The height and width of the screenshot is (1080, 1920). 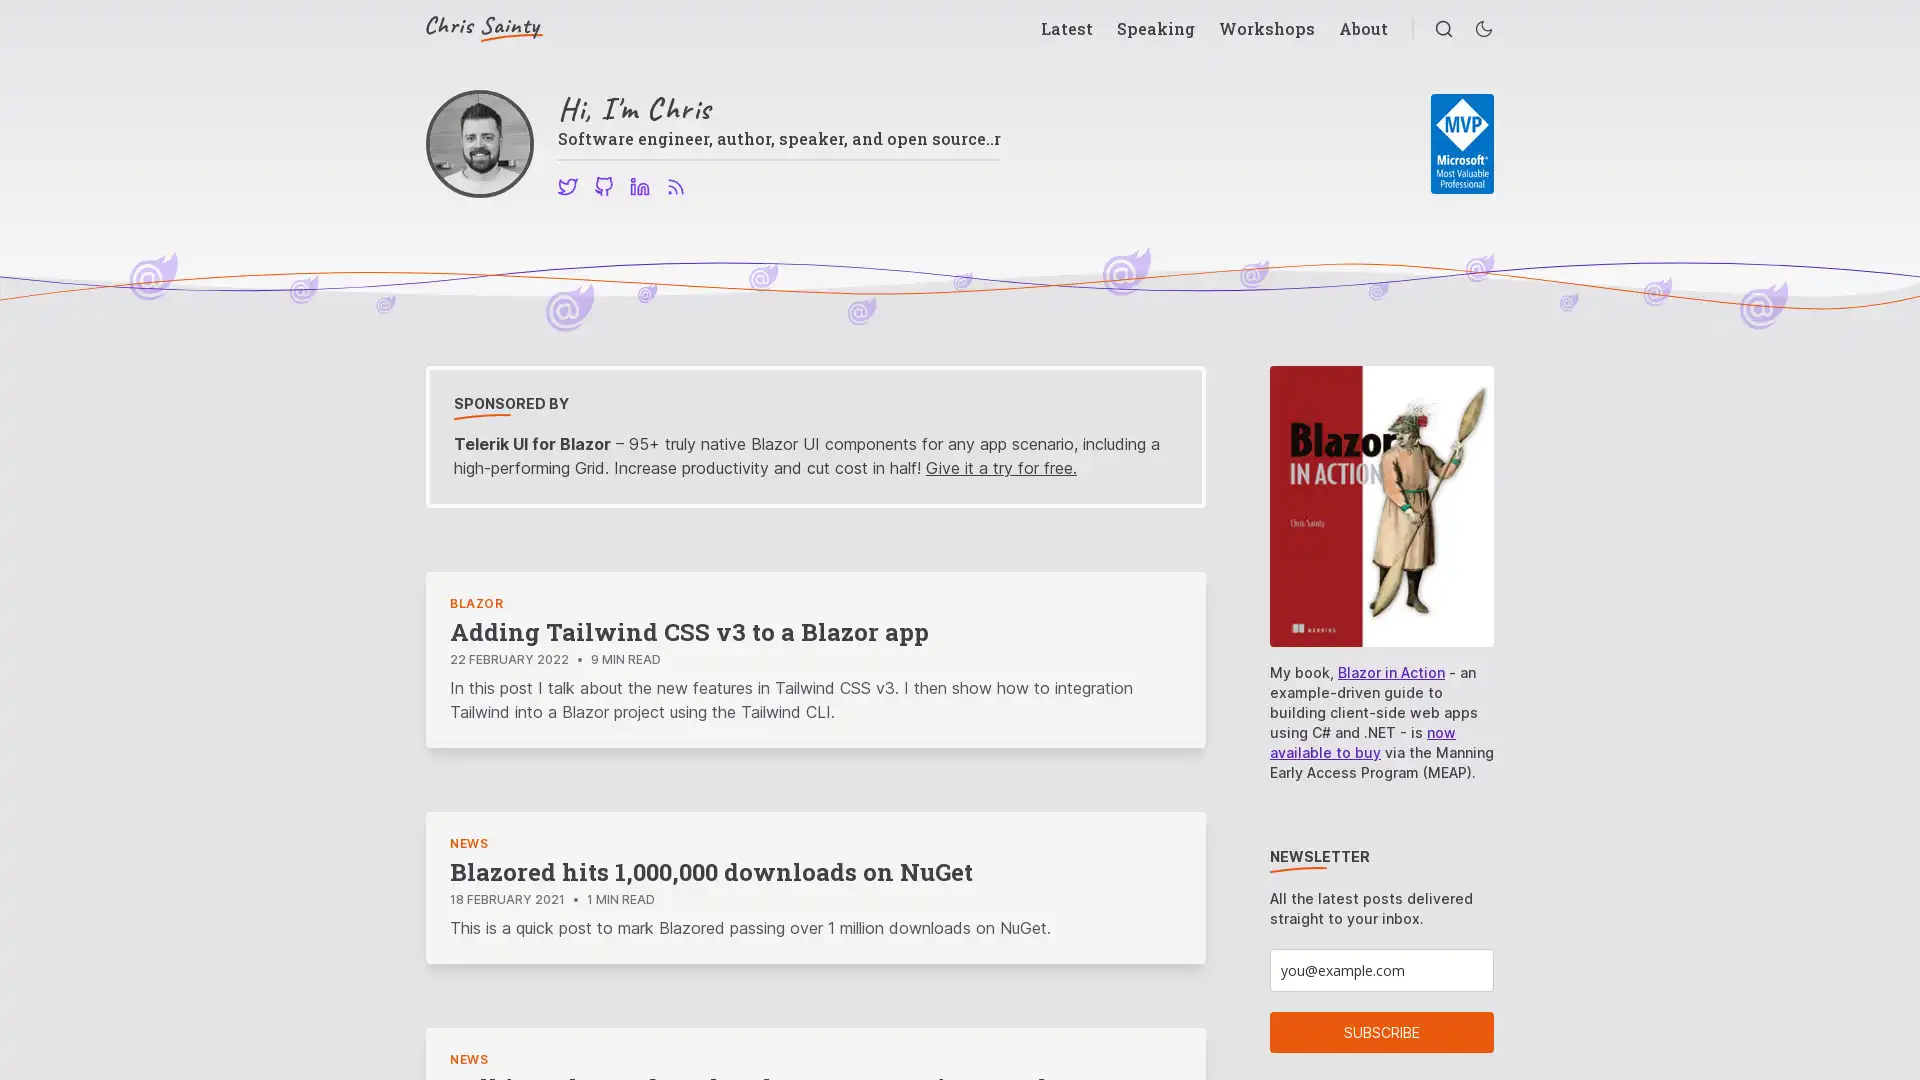 What do you see at coordinates (1381, 1032) in the screenshot?
I see `SUBSCRIBE` at bounding box center [1381, 1032].